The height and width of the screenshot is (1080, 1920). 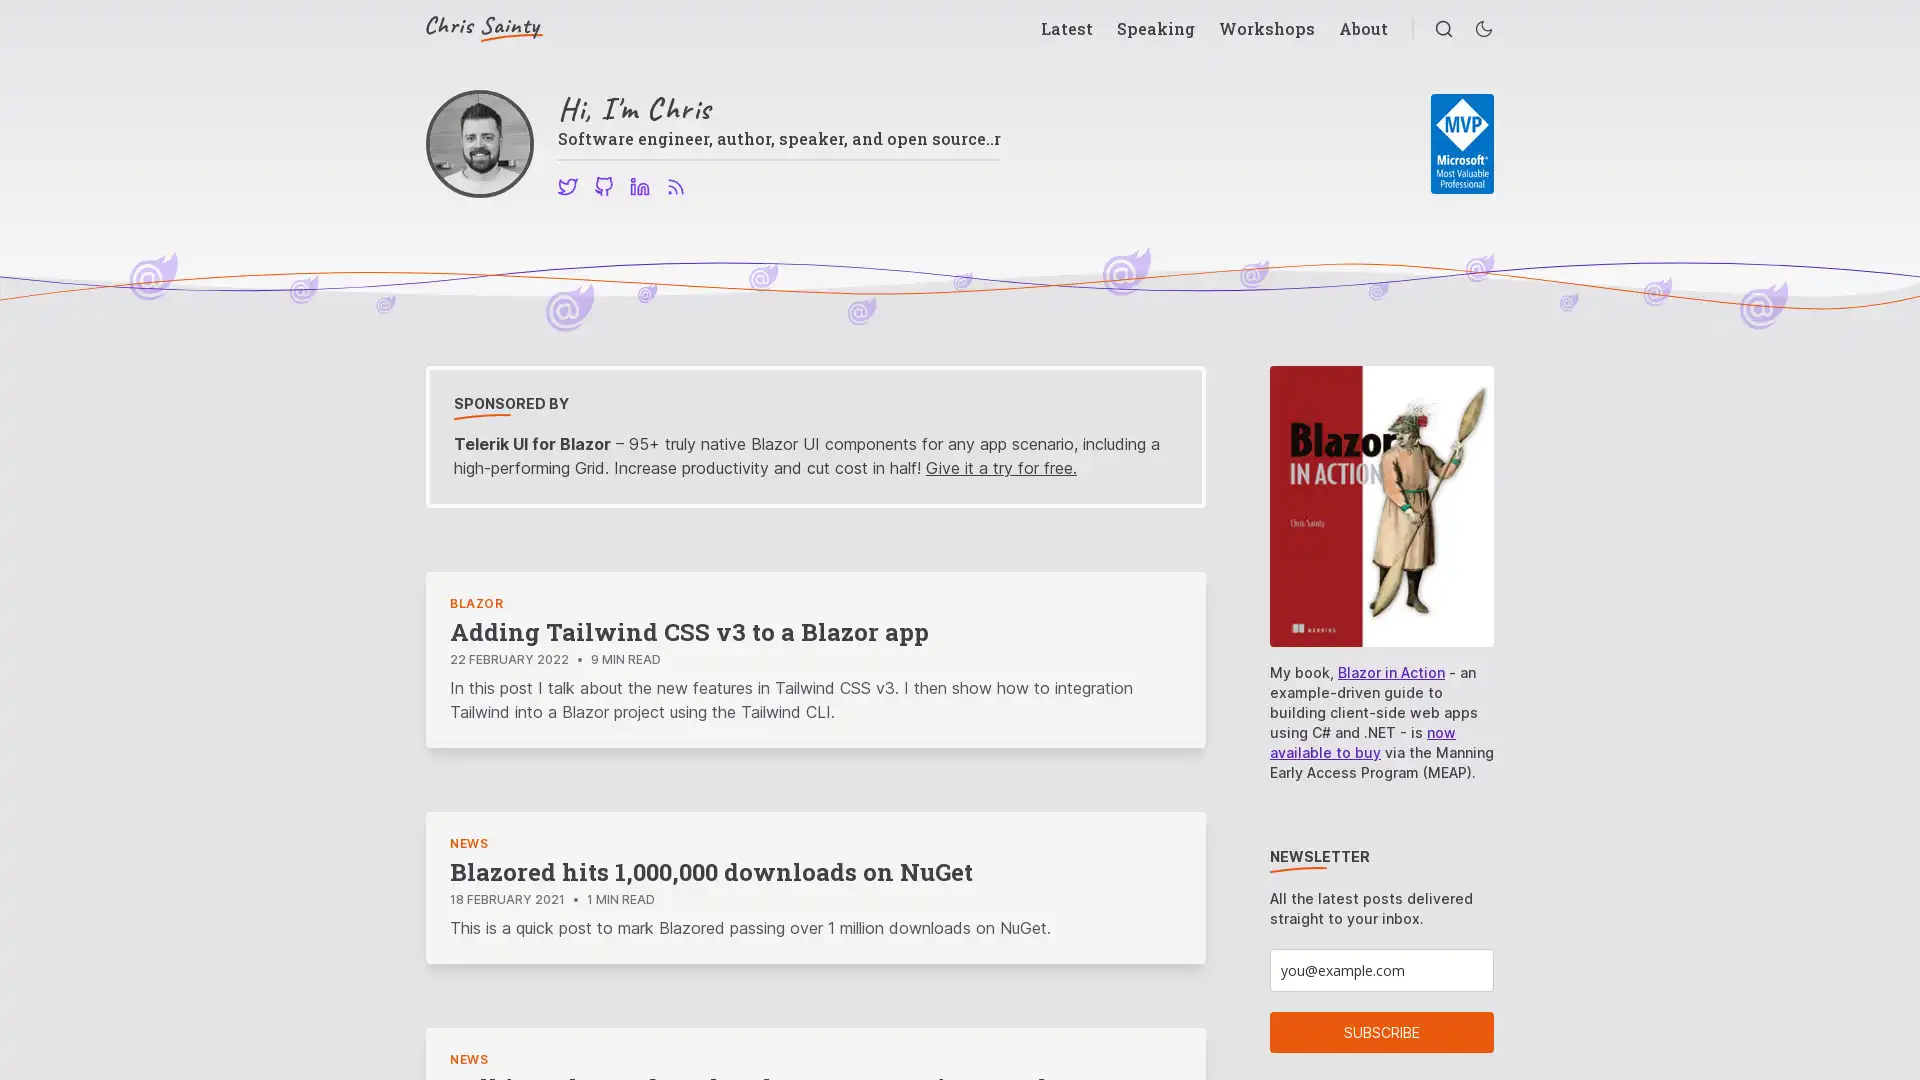 What do you see at coordinates (1381, 1032) in the screenshot?
I see `SUBSCRIBE` at bounding box center [1381, 1032].